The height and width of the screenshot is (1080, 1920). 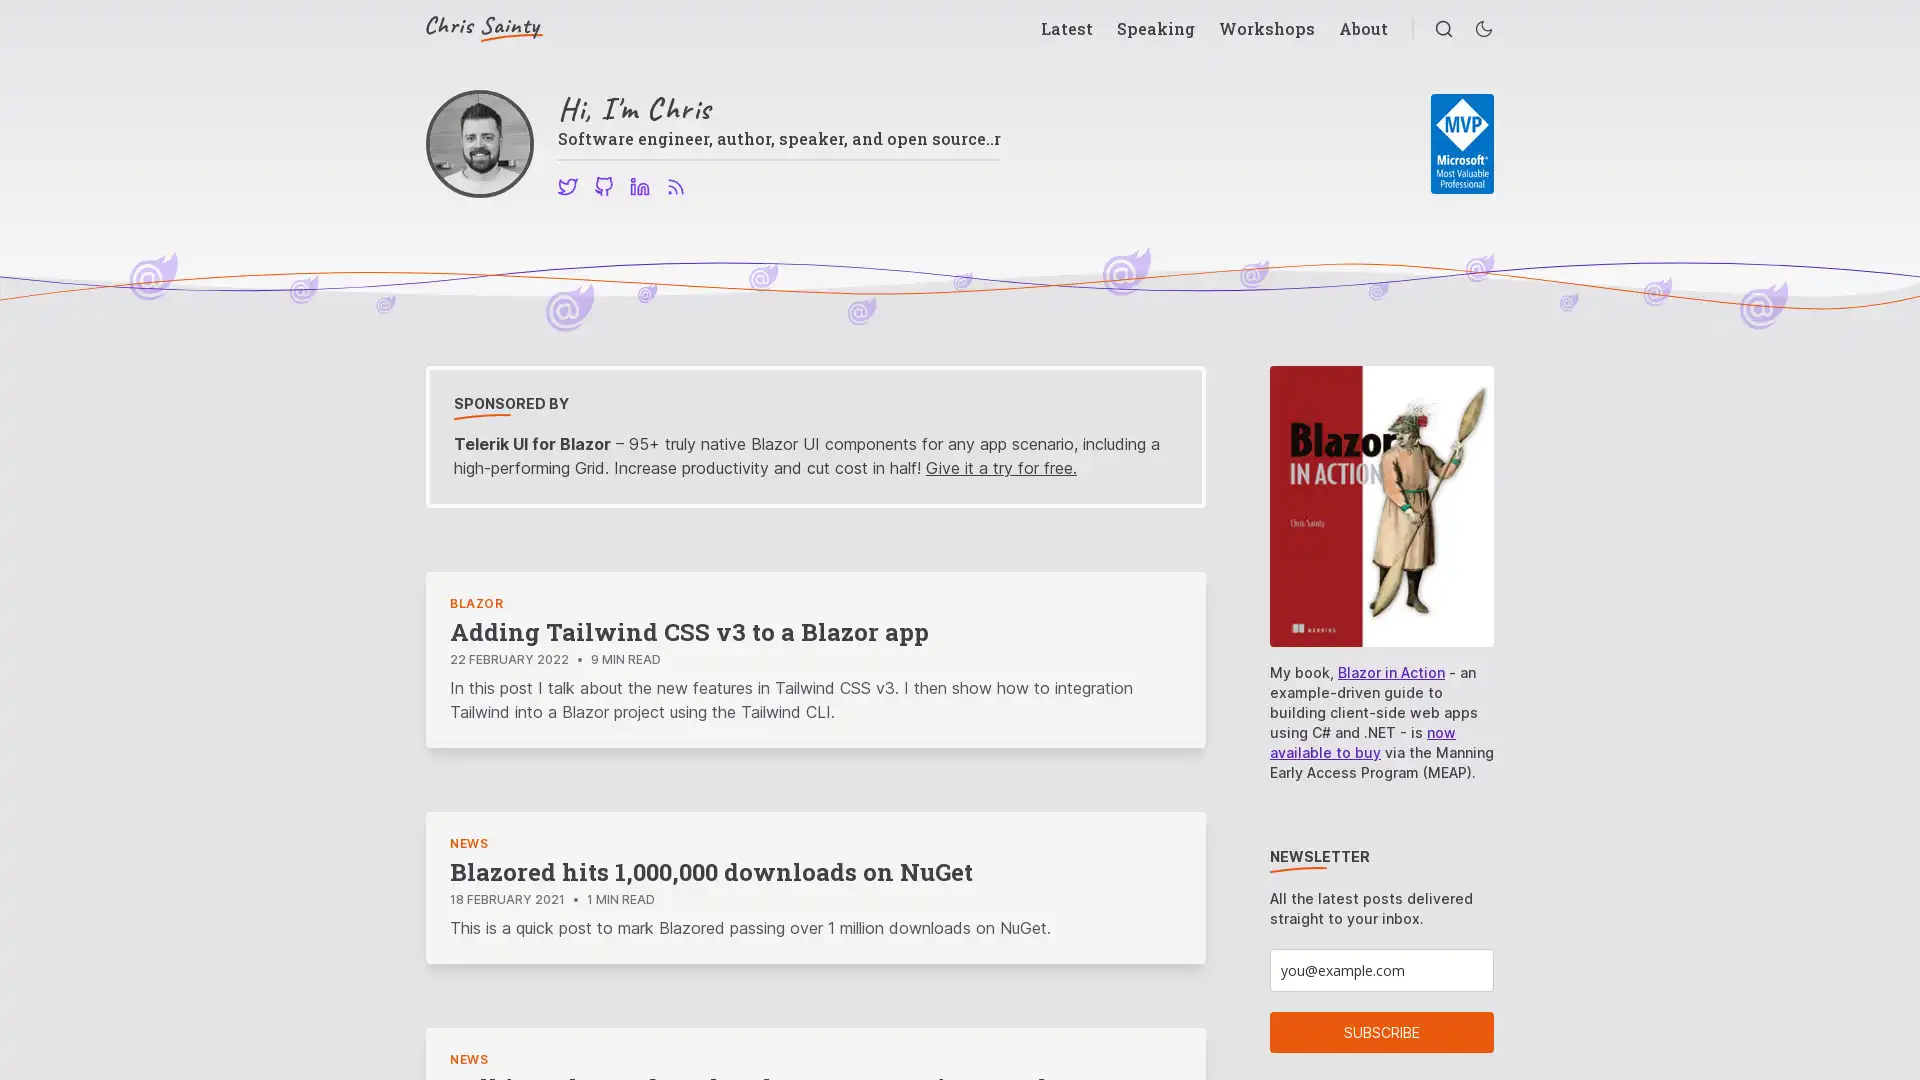 What do you see at coordinates (1381, 1032) in the screenshot?
I see `SUBSCRIBE` at bounding box center [1381, 1032].